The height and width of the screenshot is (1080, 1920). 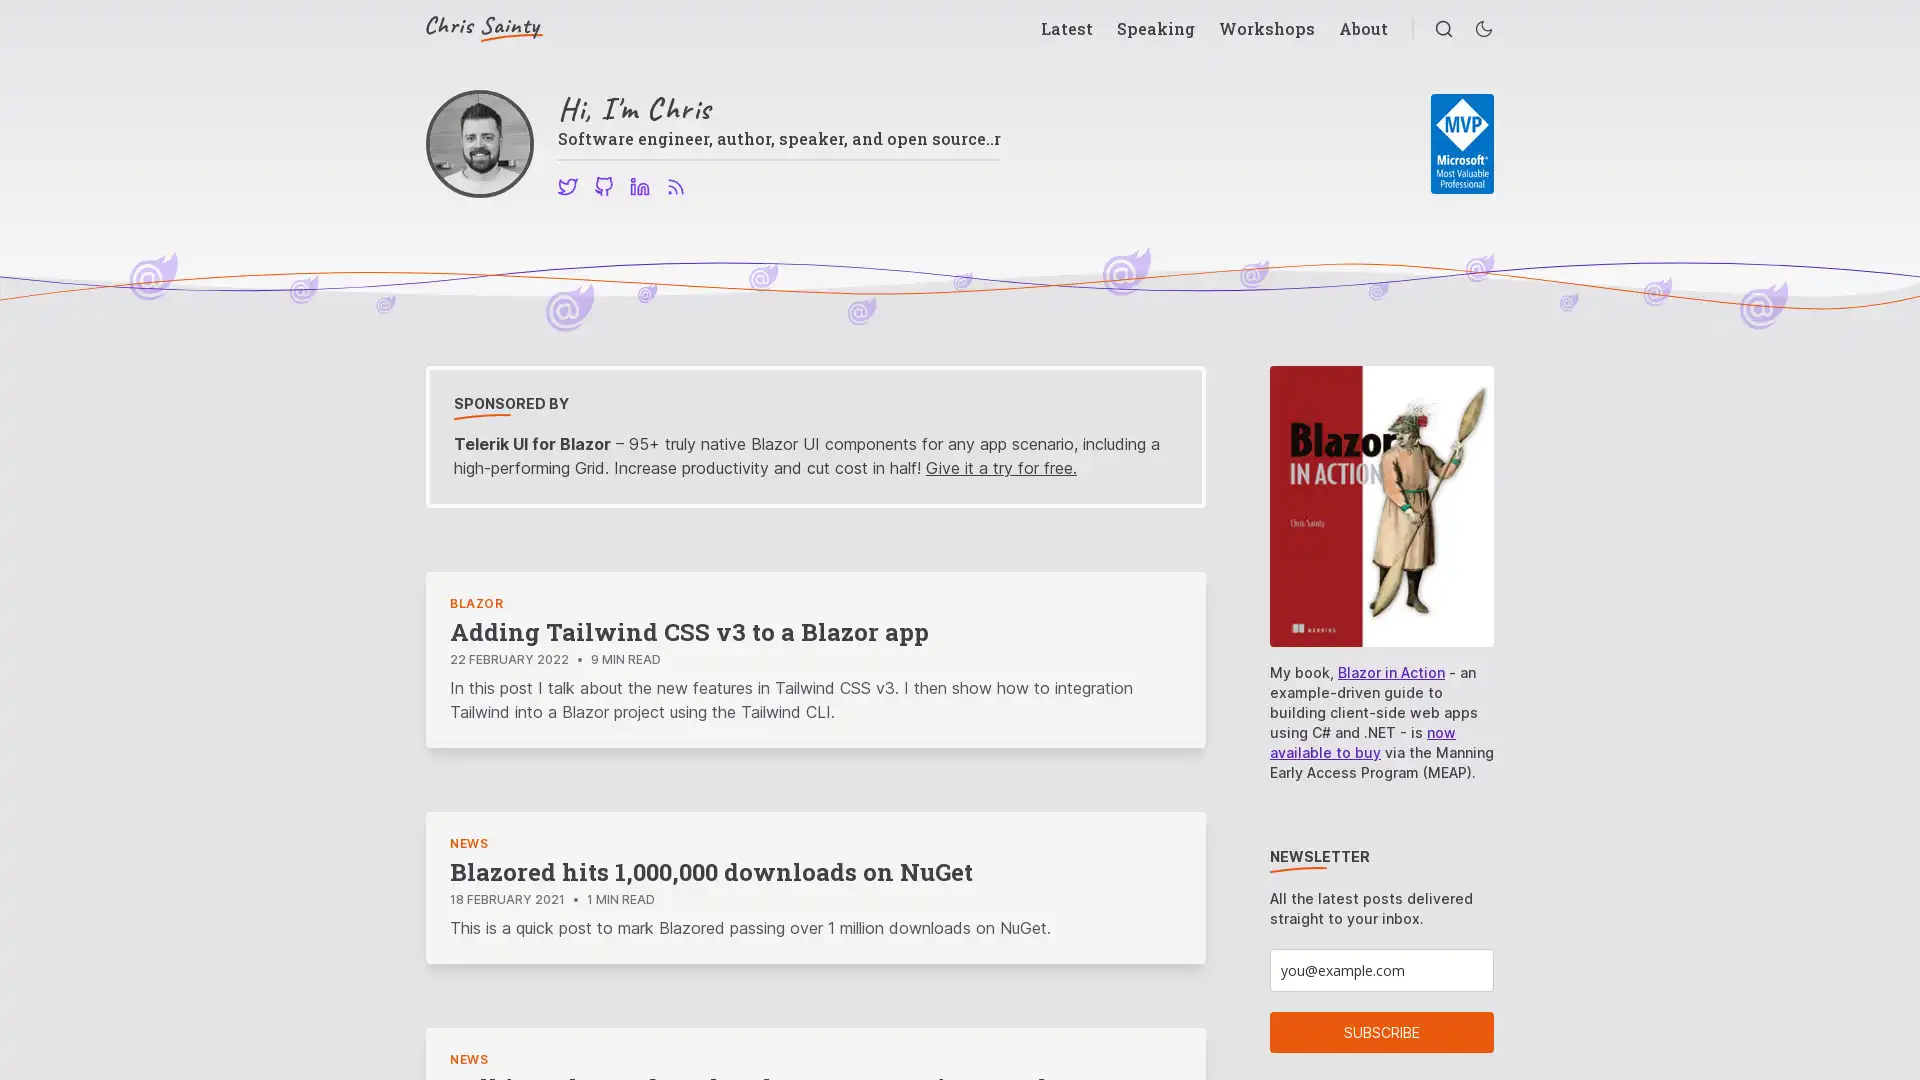 What do you see at coordinates (1381, 1032) in the screenshot?
I see `SUBSCRIBE` at bounding box center [1381, 1032].